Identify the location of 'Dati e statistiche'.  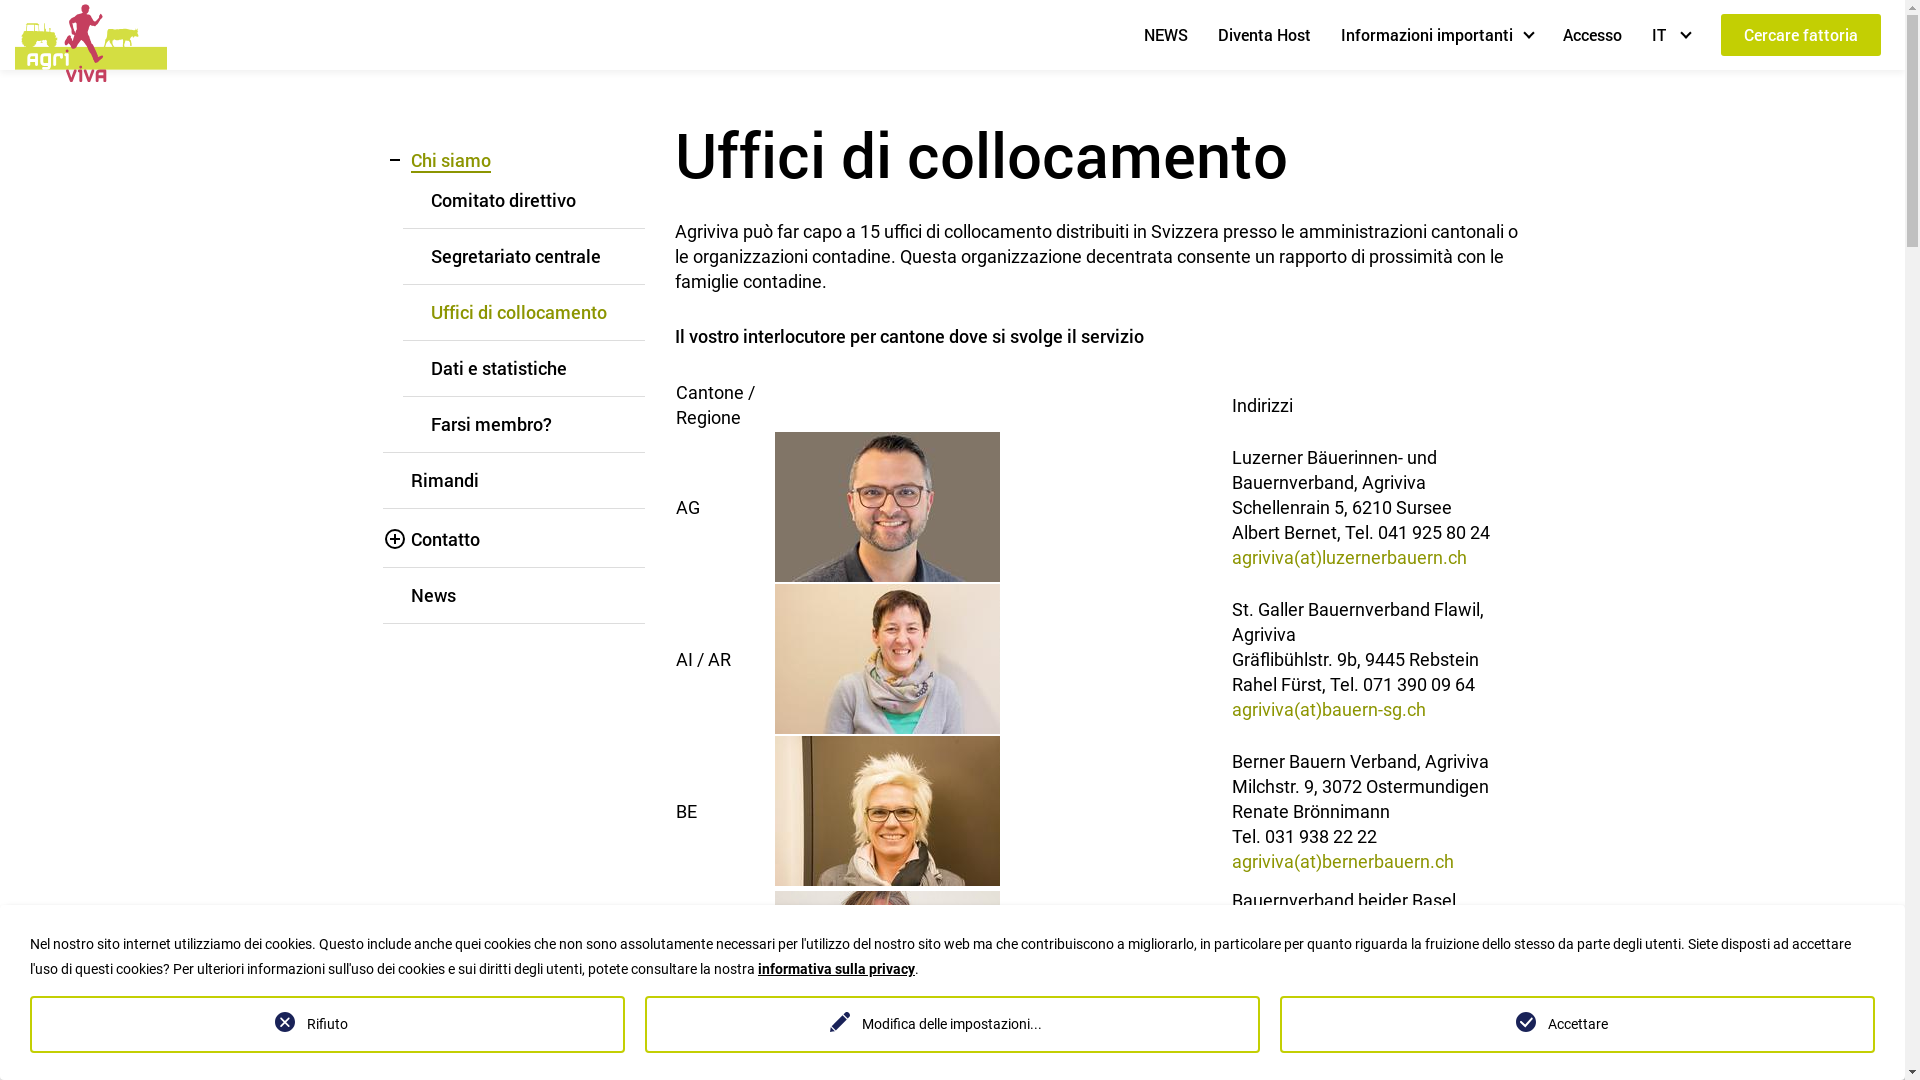
(498, 367).